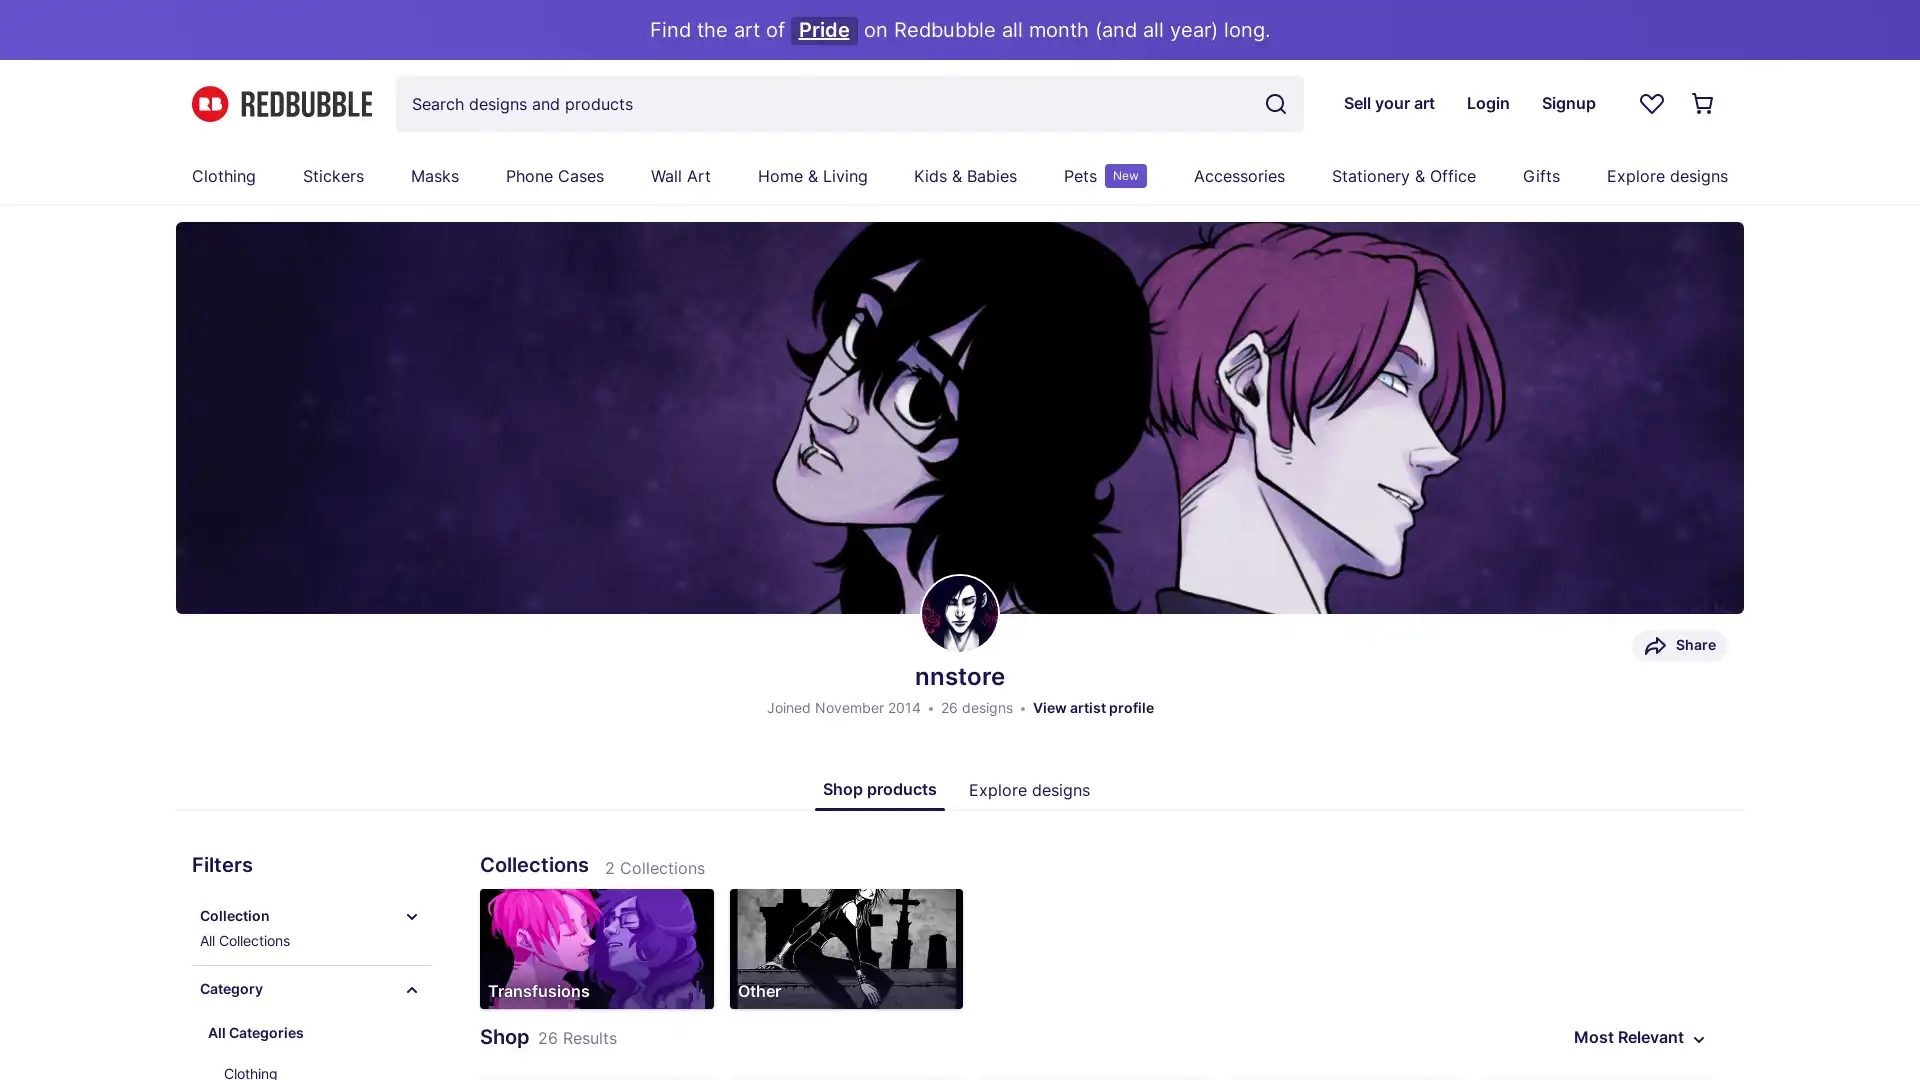 The height and width of the screenshot is (1080, 1920). Describe the element at coordinates (595, 947) in the screenshot. I see `Transfusions` at that location.